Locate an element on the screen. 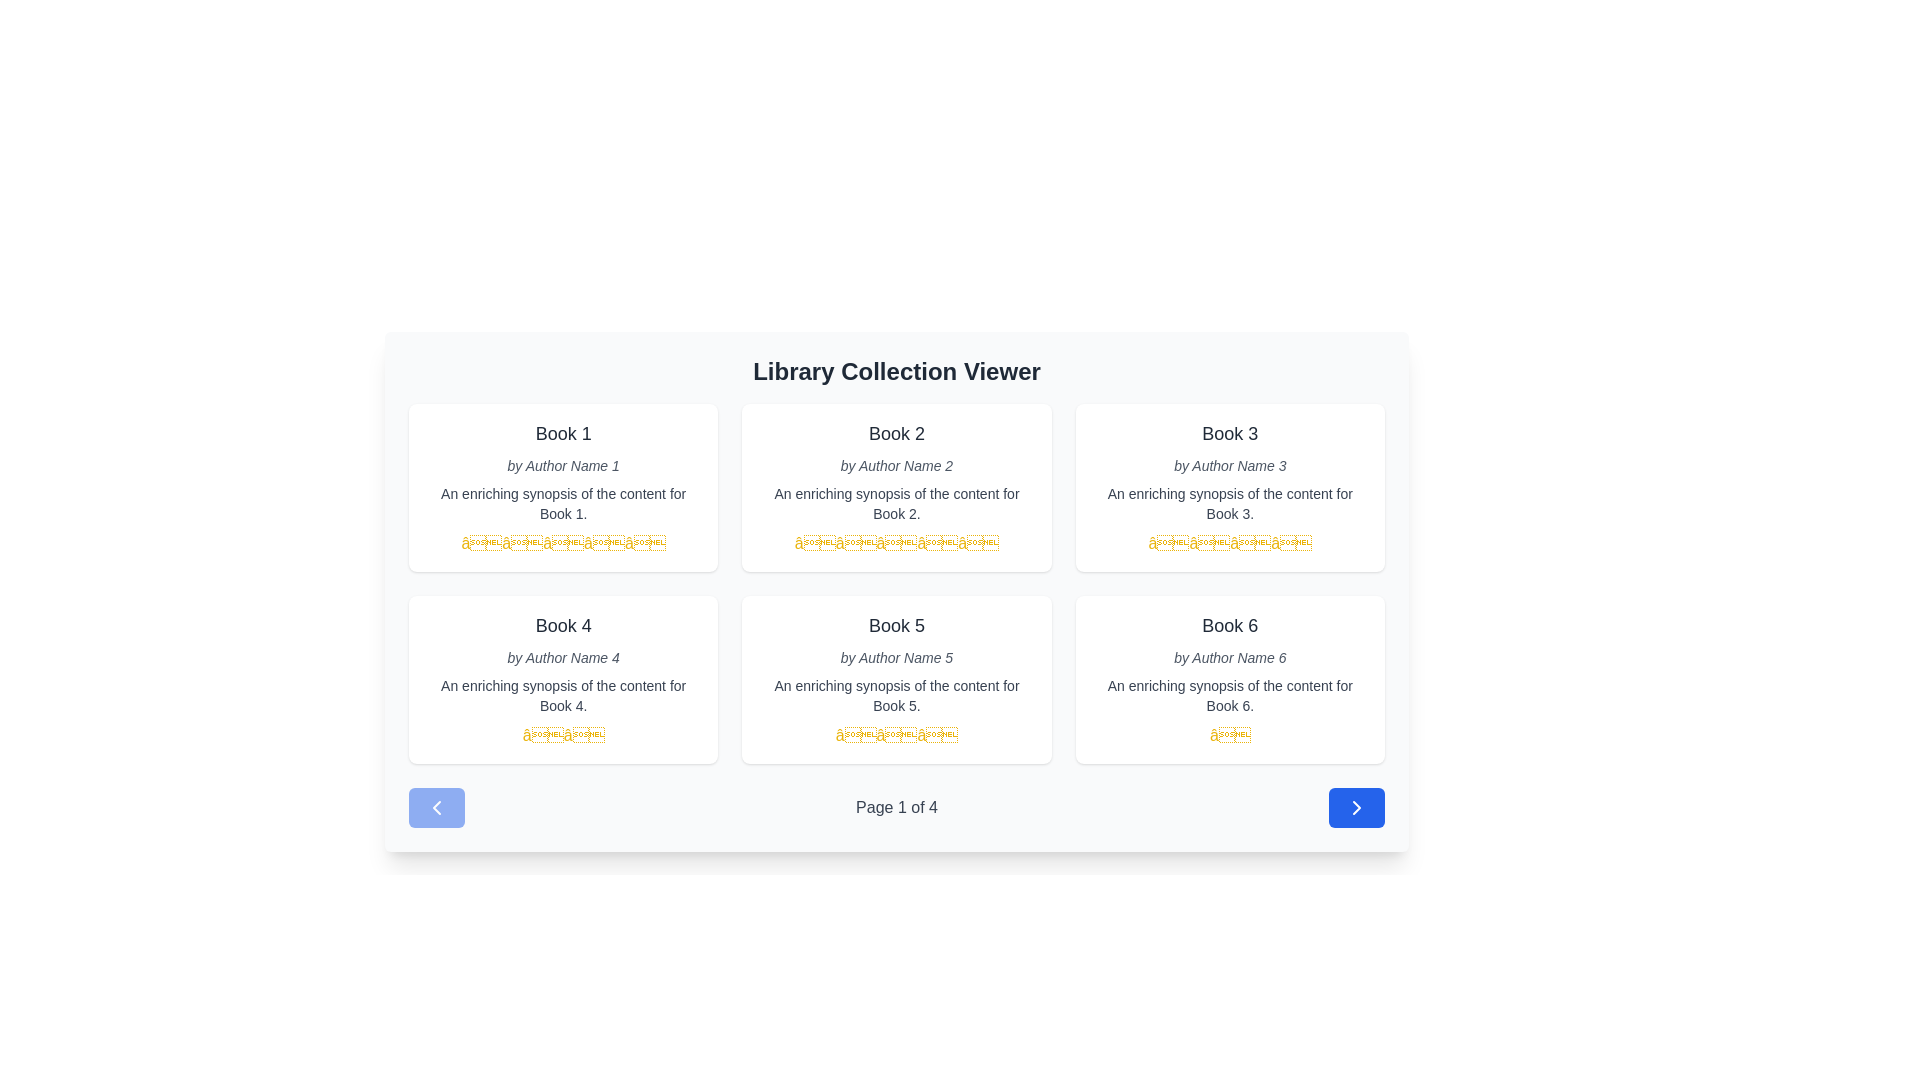  the third star icon in the rating system for 'Book 2', which visually represents the rating level is located at coordinates (896, 543).